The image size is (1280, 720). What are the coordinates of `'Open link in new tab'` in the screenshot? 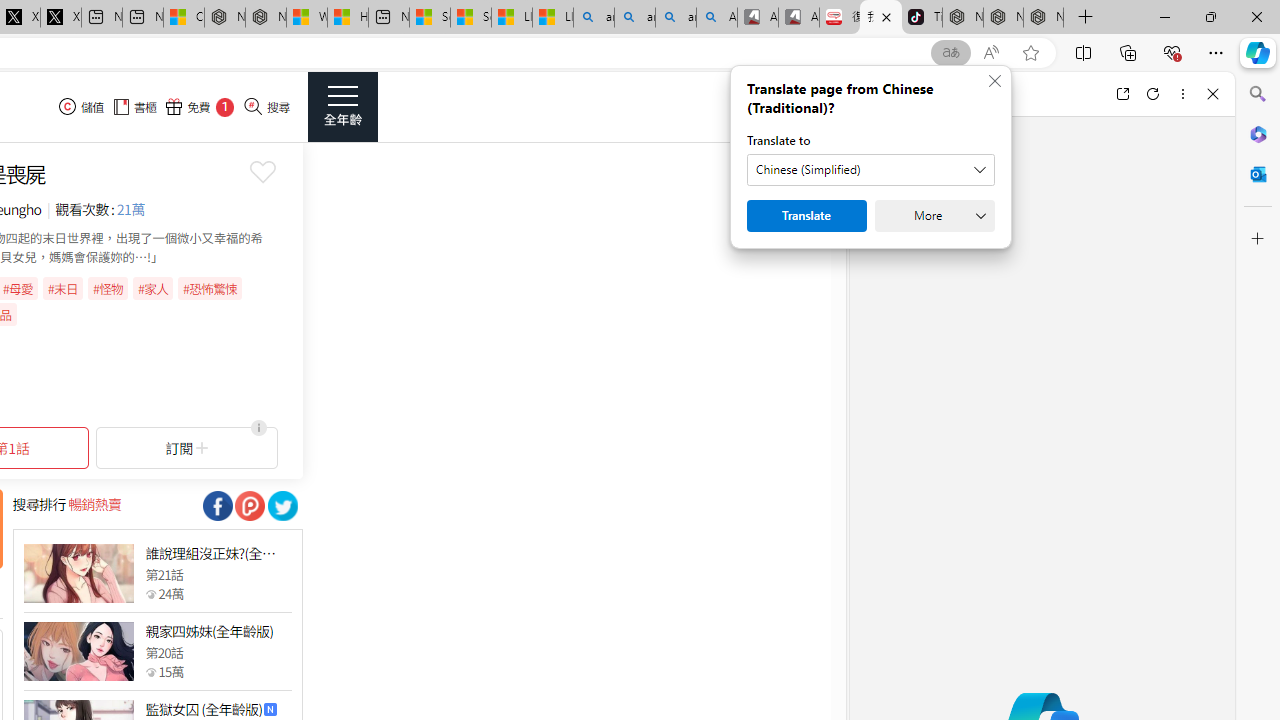 It's located at (1122, 93).